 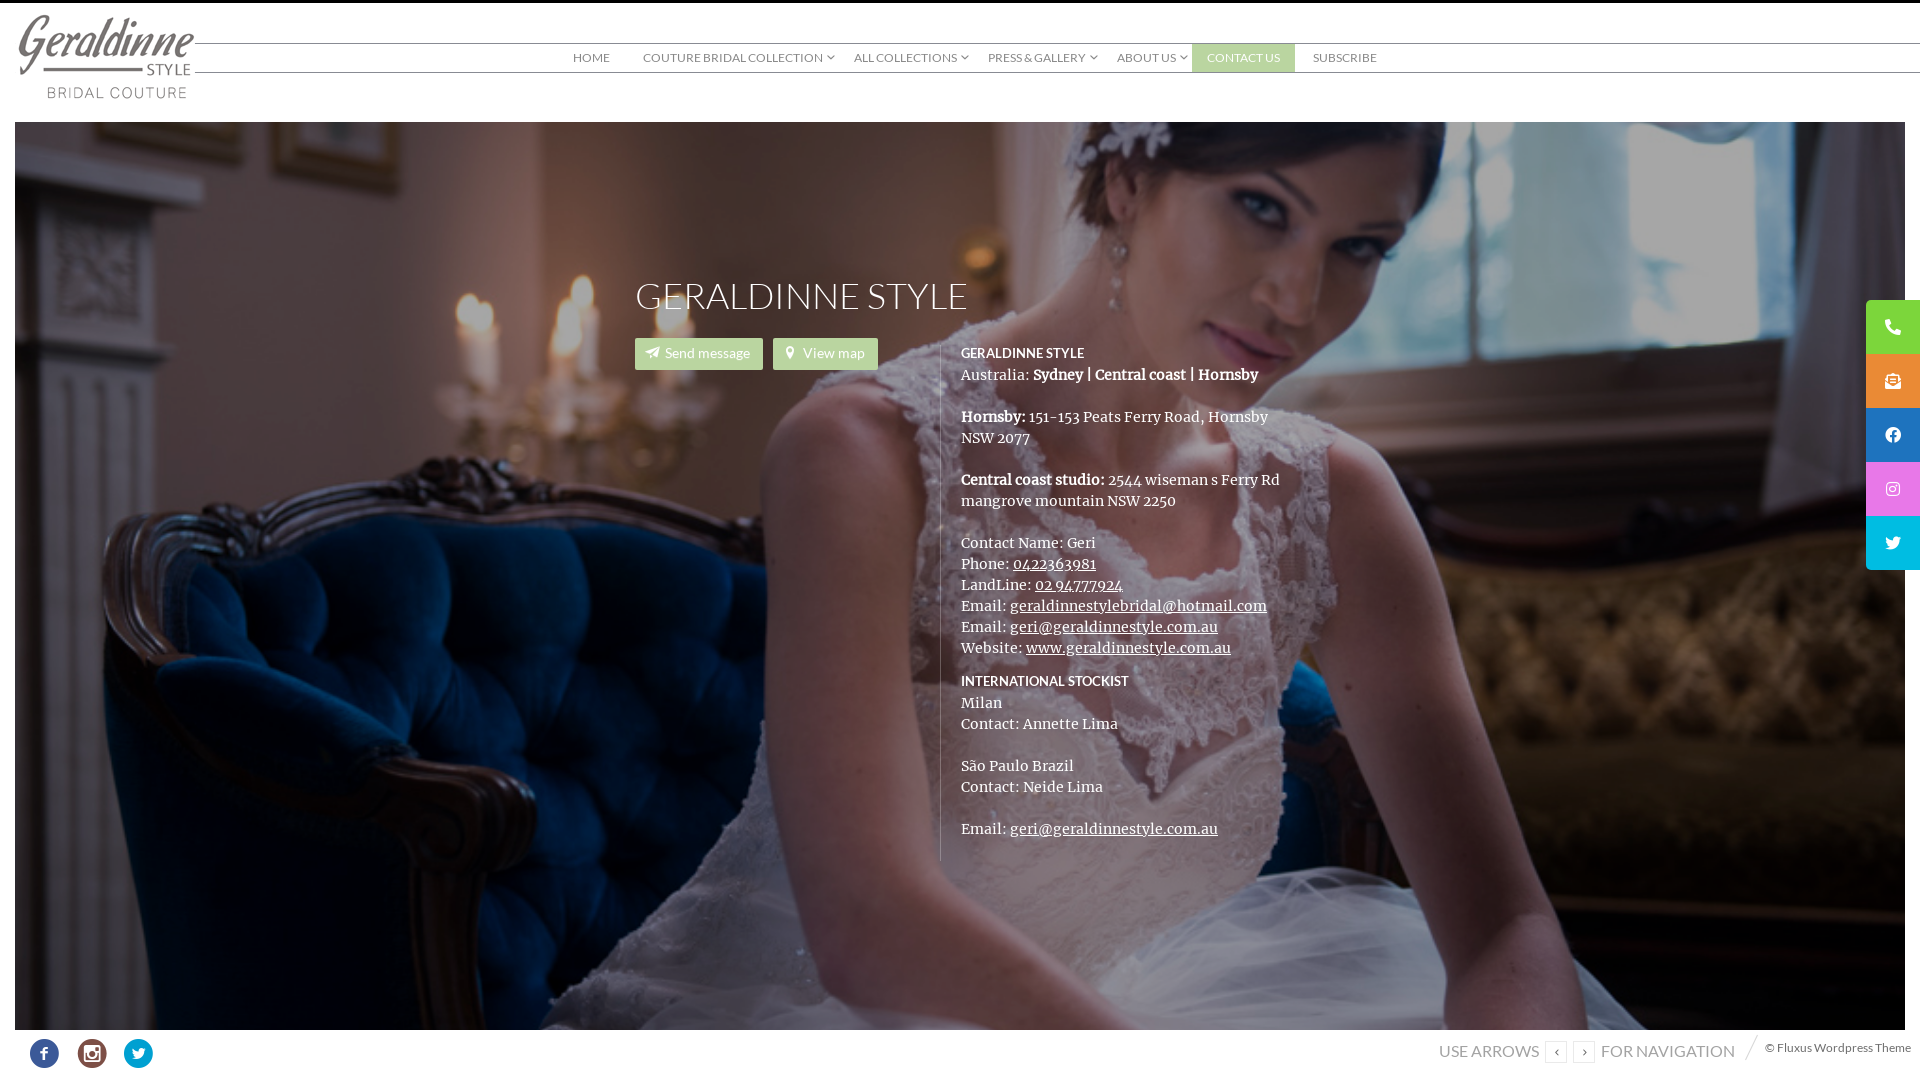 What do you see at coordinates (1242, 56) in the screenshot?
I see `'CONTACT US'` at bounding box center [1242, 56].